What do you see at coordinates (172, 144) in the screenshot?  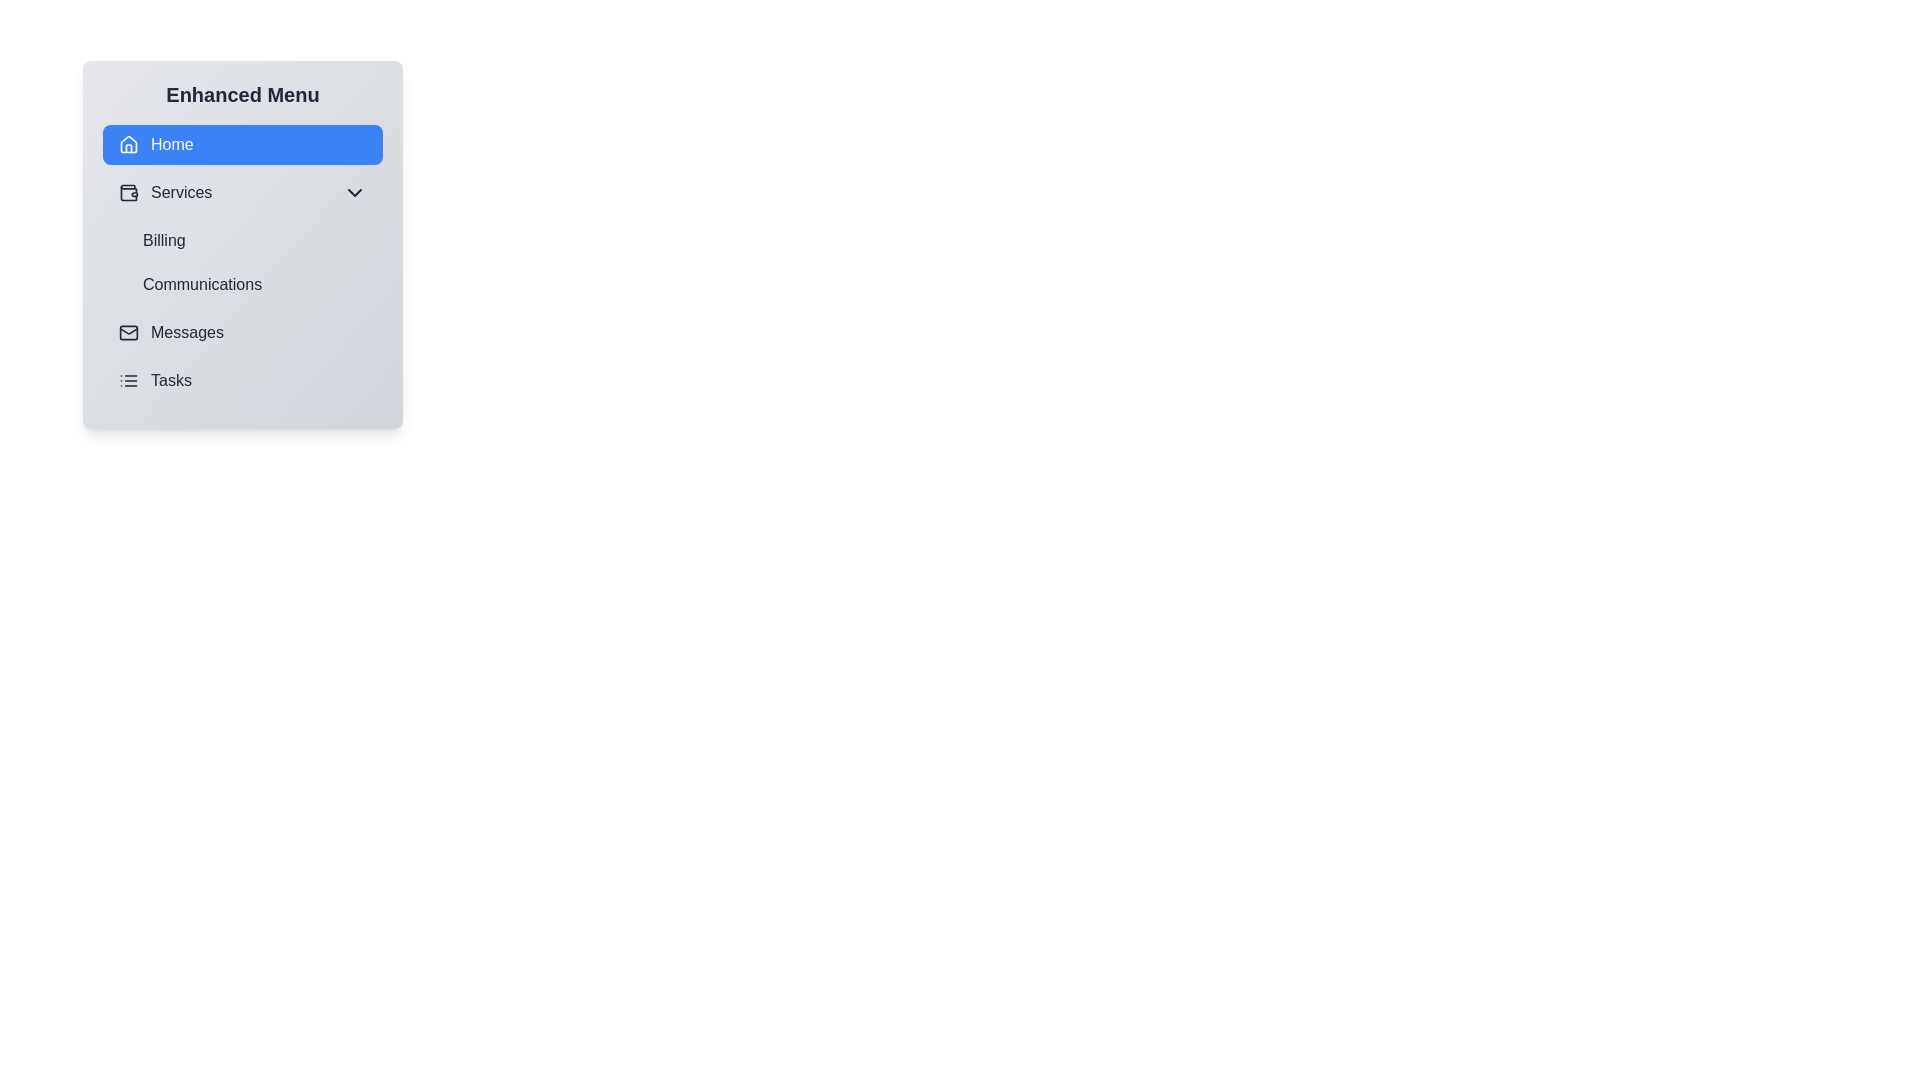 I see `the 'Home' text label in the navigation menu` at bounding box center [172, 144].